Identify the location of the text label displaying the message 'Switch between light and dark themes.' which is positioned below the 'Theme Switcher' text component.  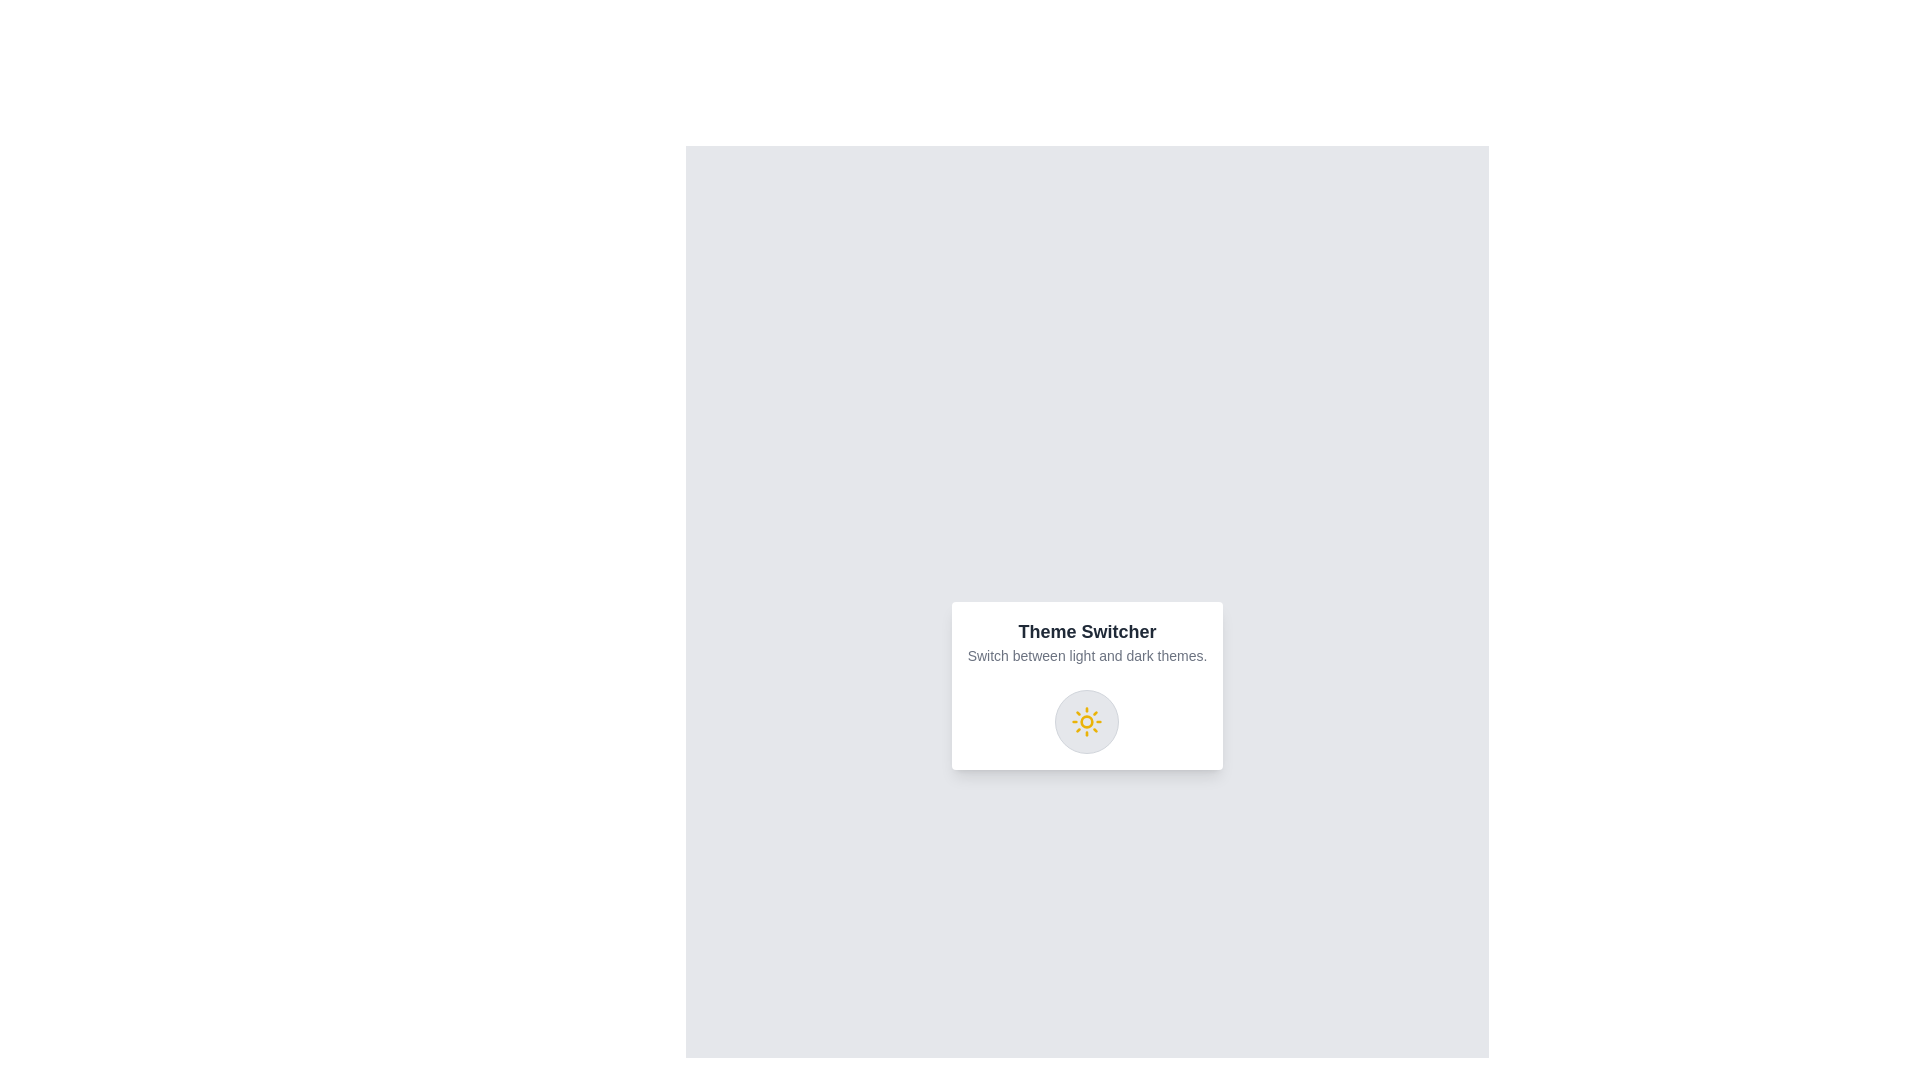
(1086, 655).